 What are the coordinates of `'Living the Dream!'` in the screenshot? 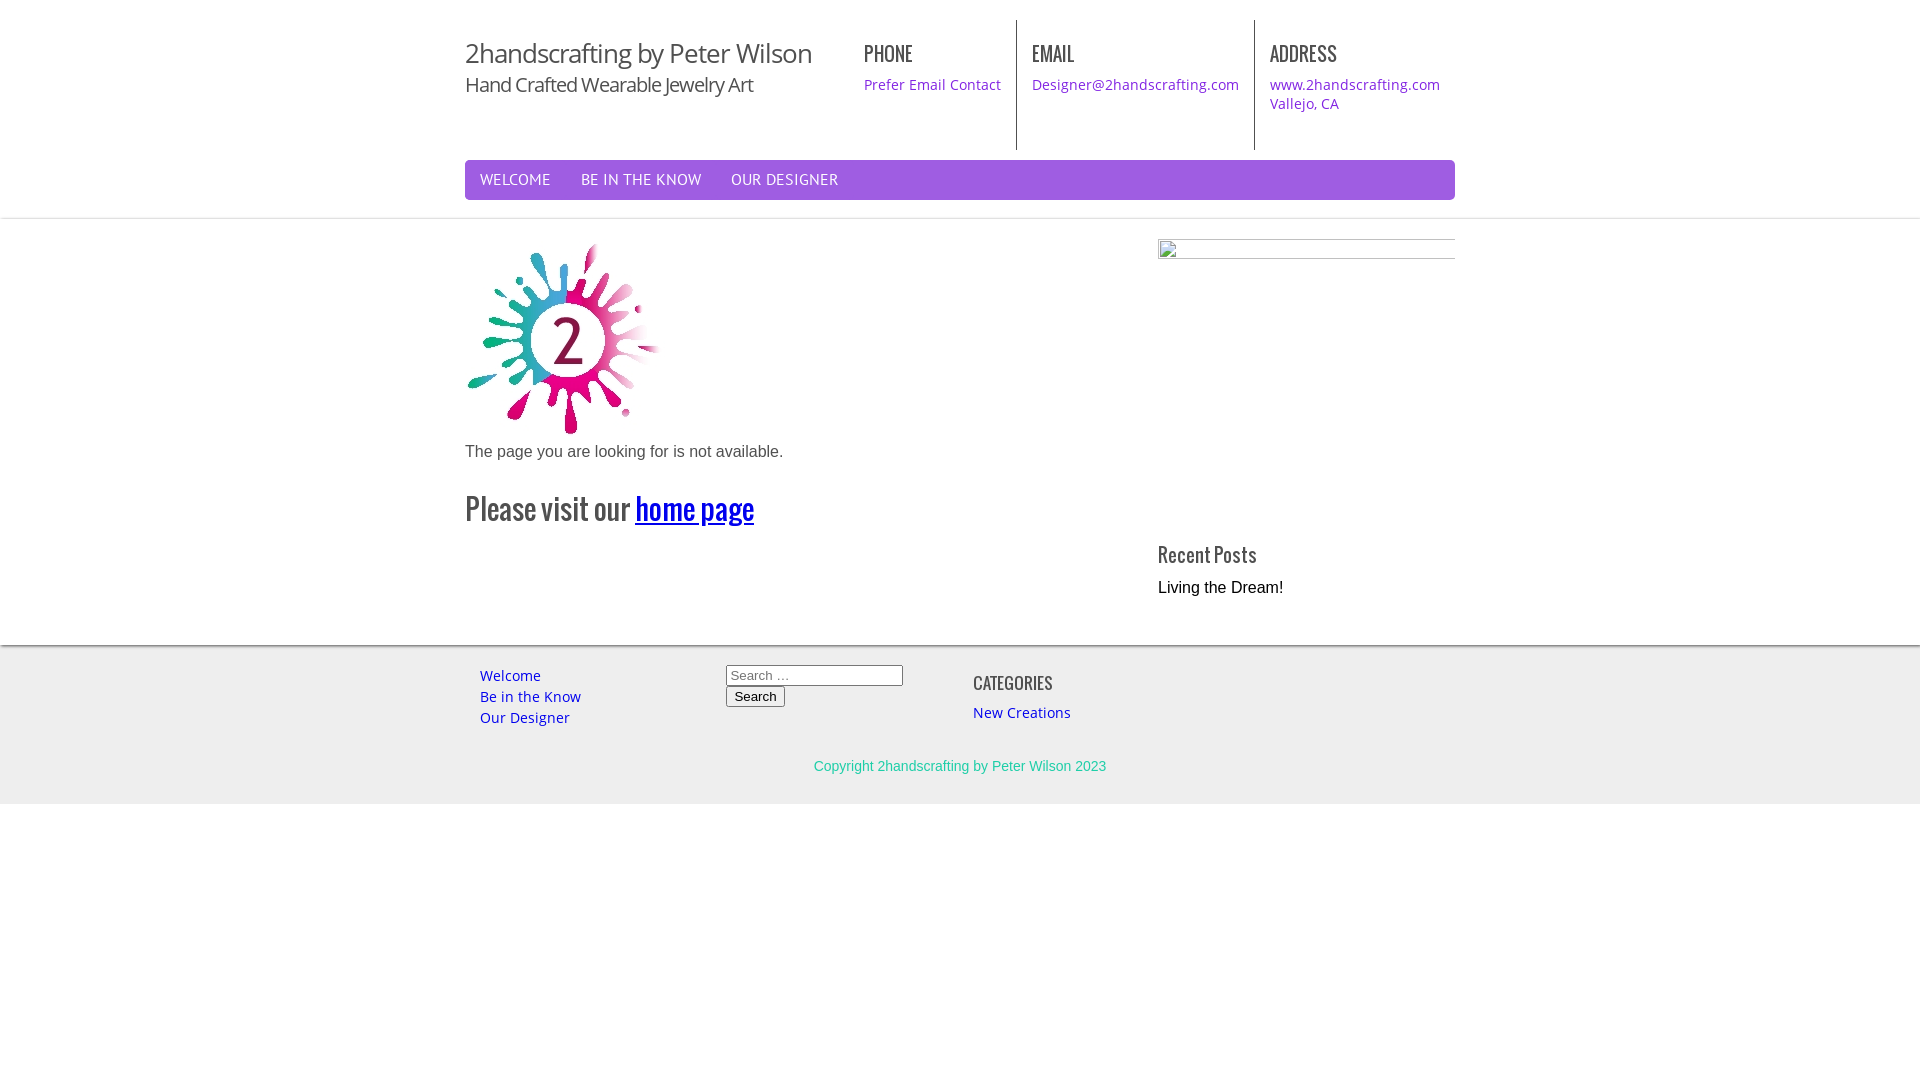 It's located at (1219, 586).